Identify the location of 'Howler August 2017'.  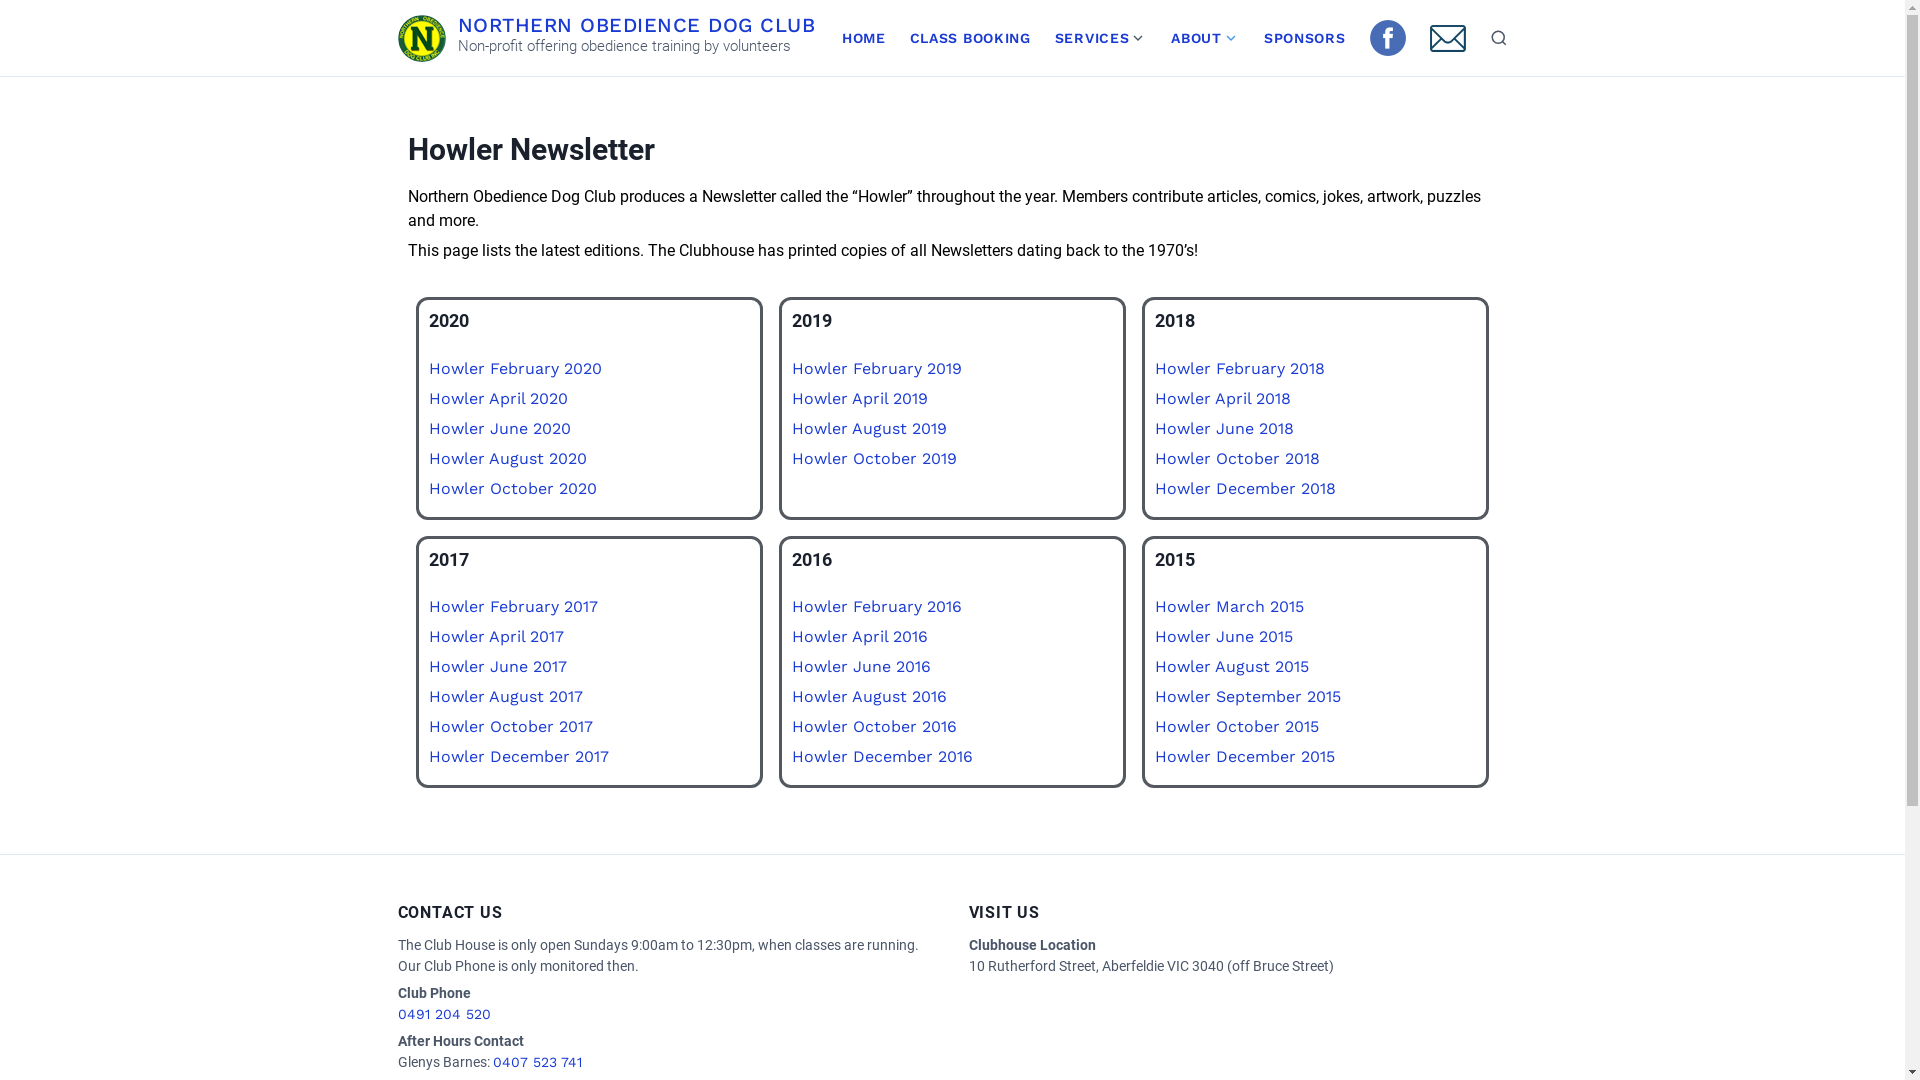
(504, 695).